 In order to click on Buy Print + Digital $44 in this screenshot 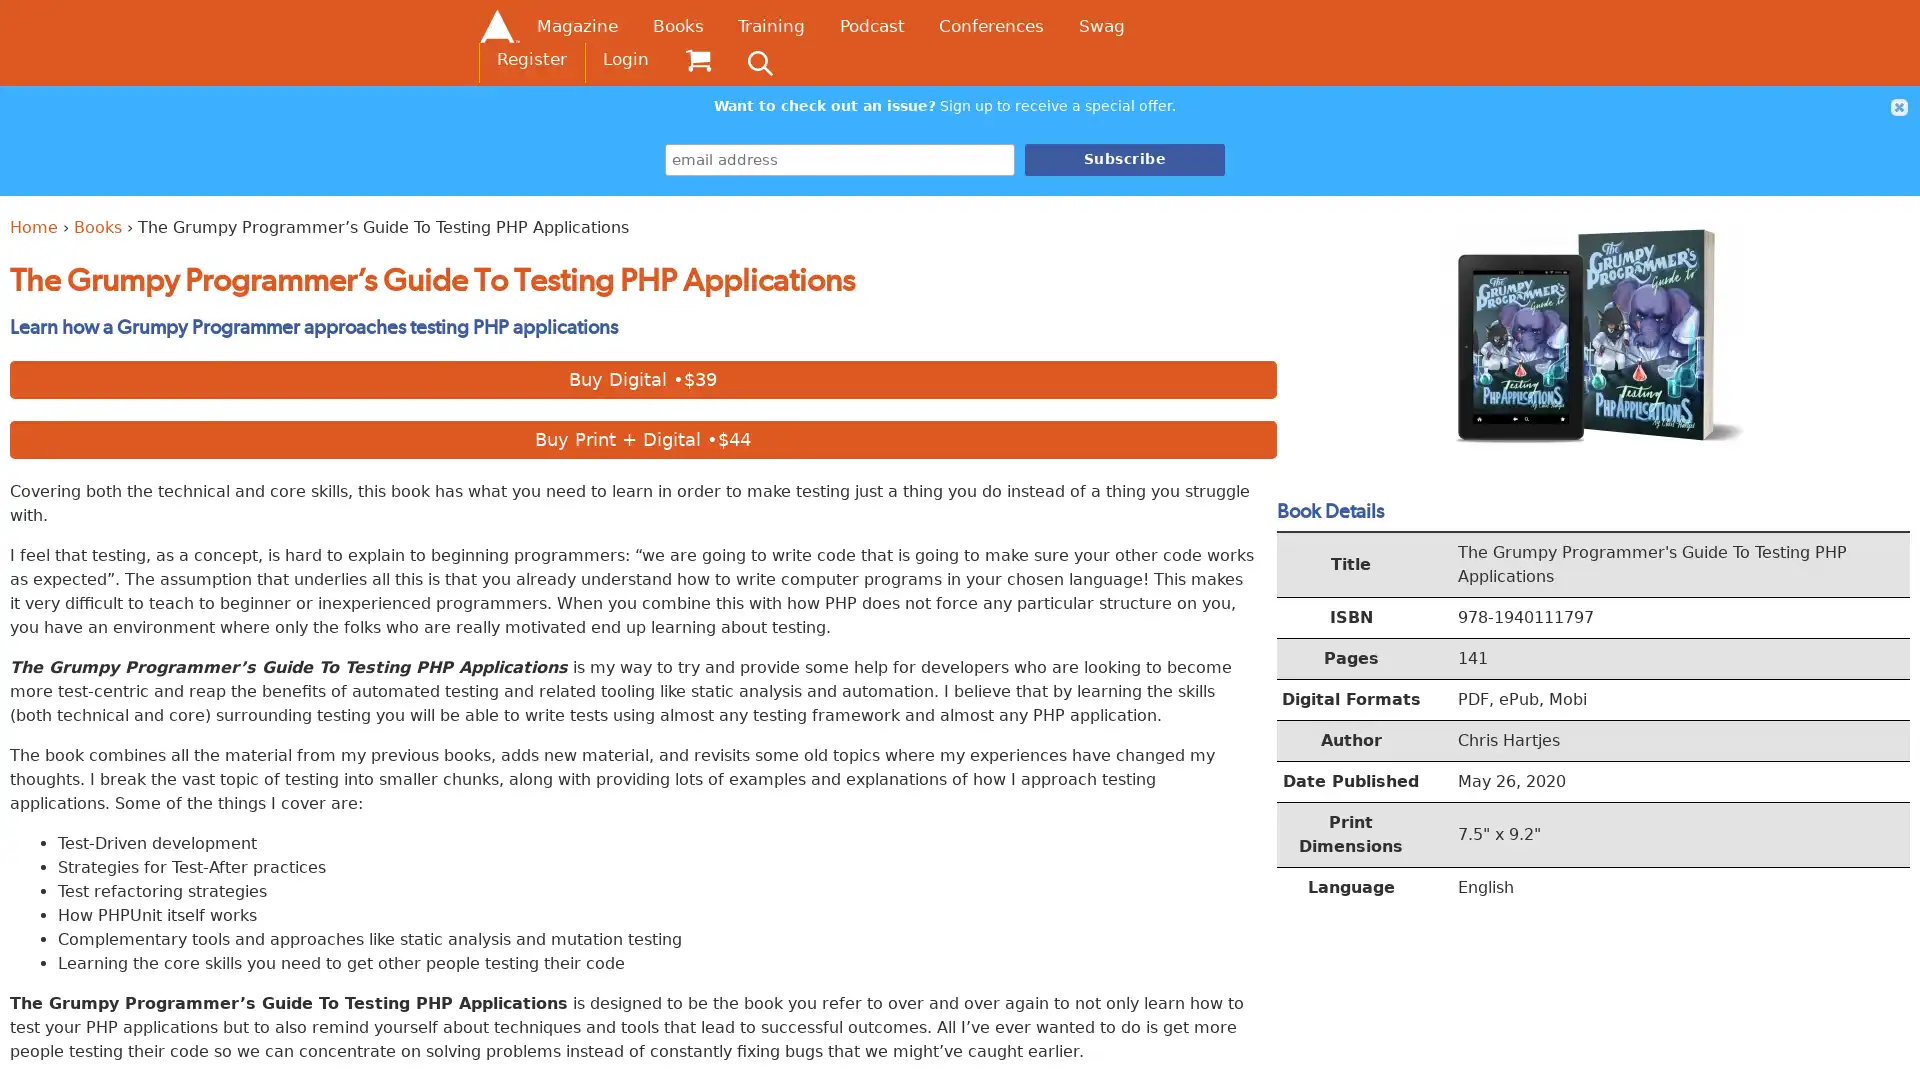, I will do `click(643, 438)`.